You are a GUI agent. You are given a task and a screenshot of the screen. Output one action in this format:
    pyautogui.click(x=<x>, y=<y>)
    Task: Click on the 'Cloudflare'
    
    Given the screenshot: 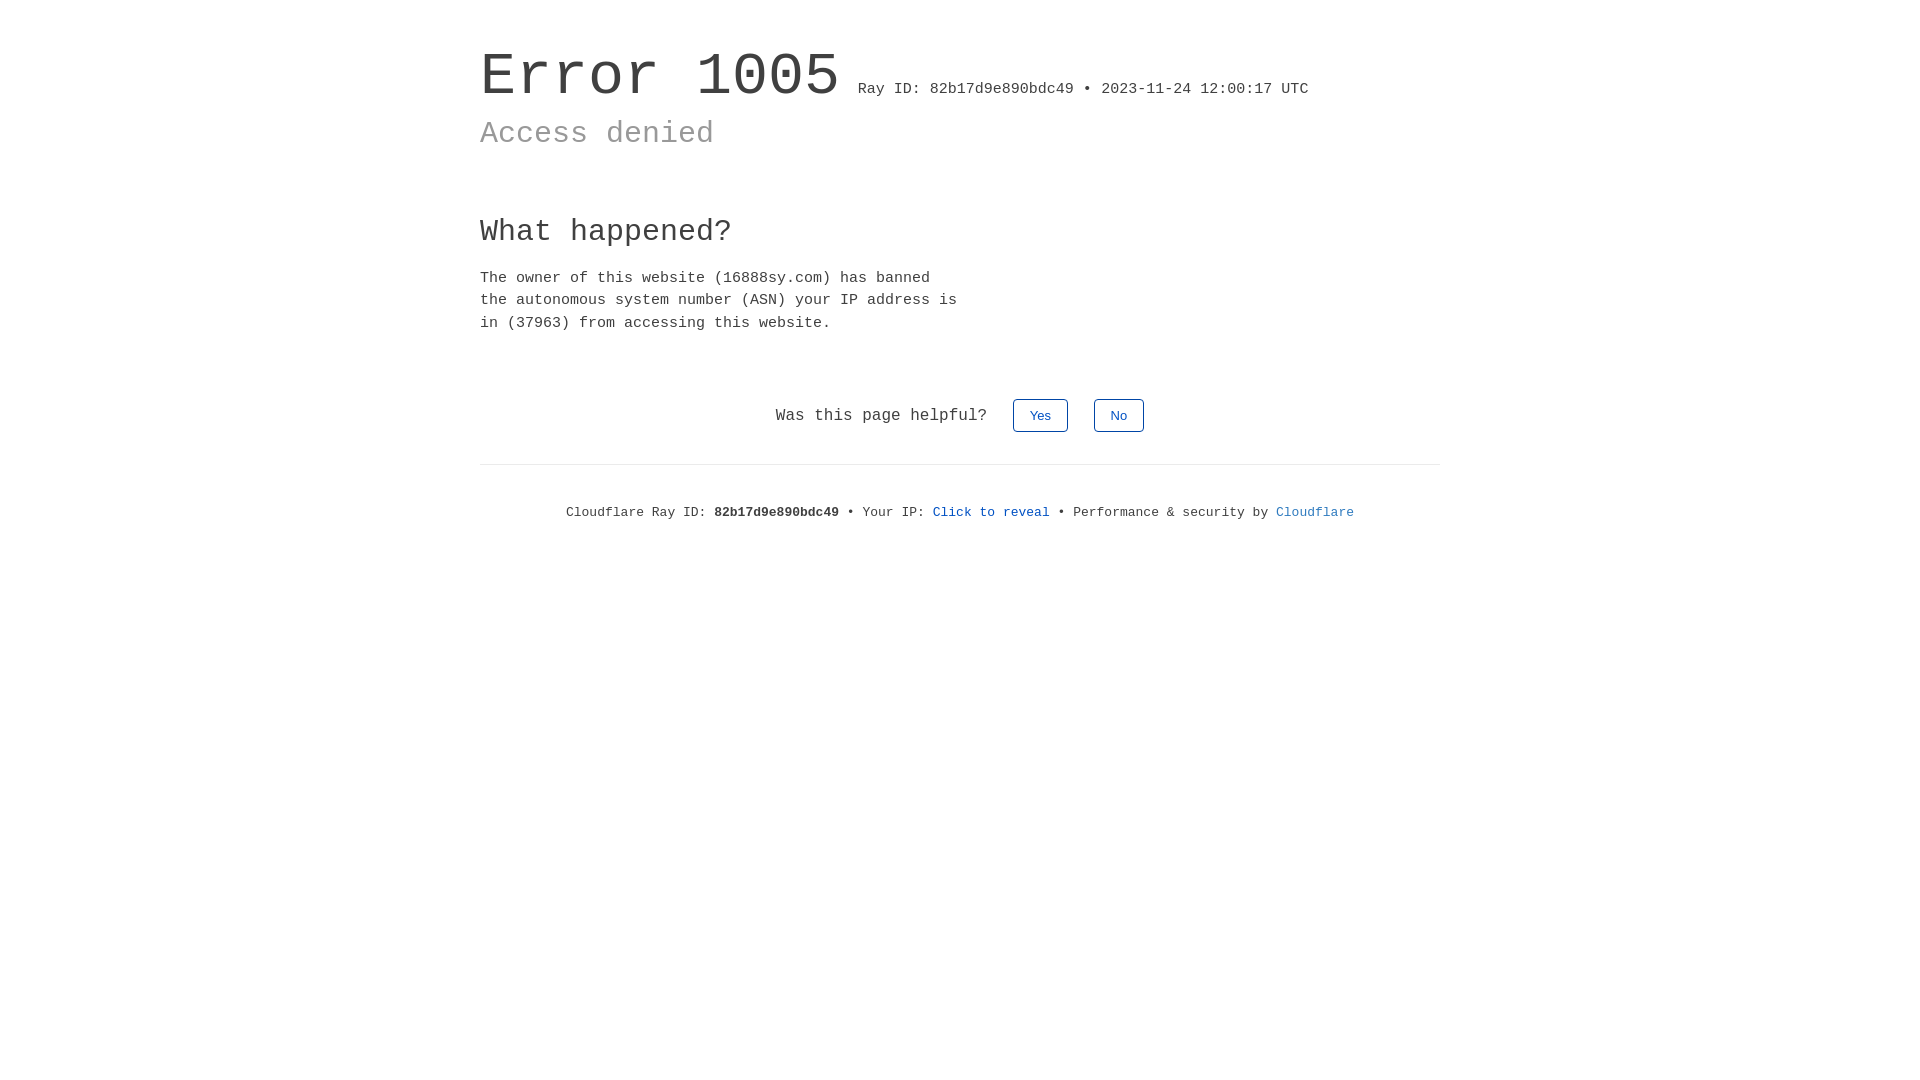 What is the action you would take?
    pyautogui.click(x=1315, y=511)
    